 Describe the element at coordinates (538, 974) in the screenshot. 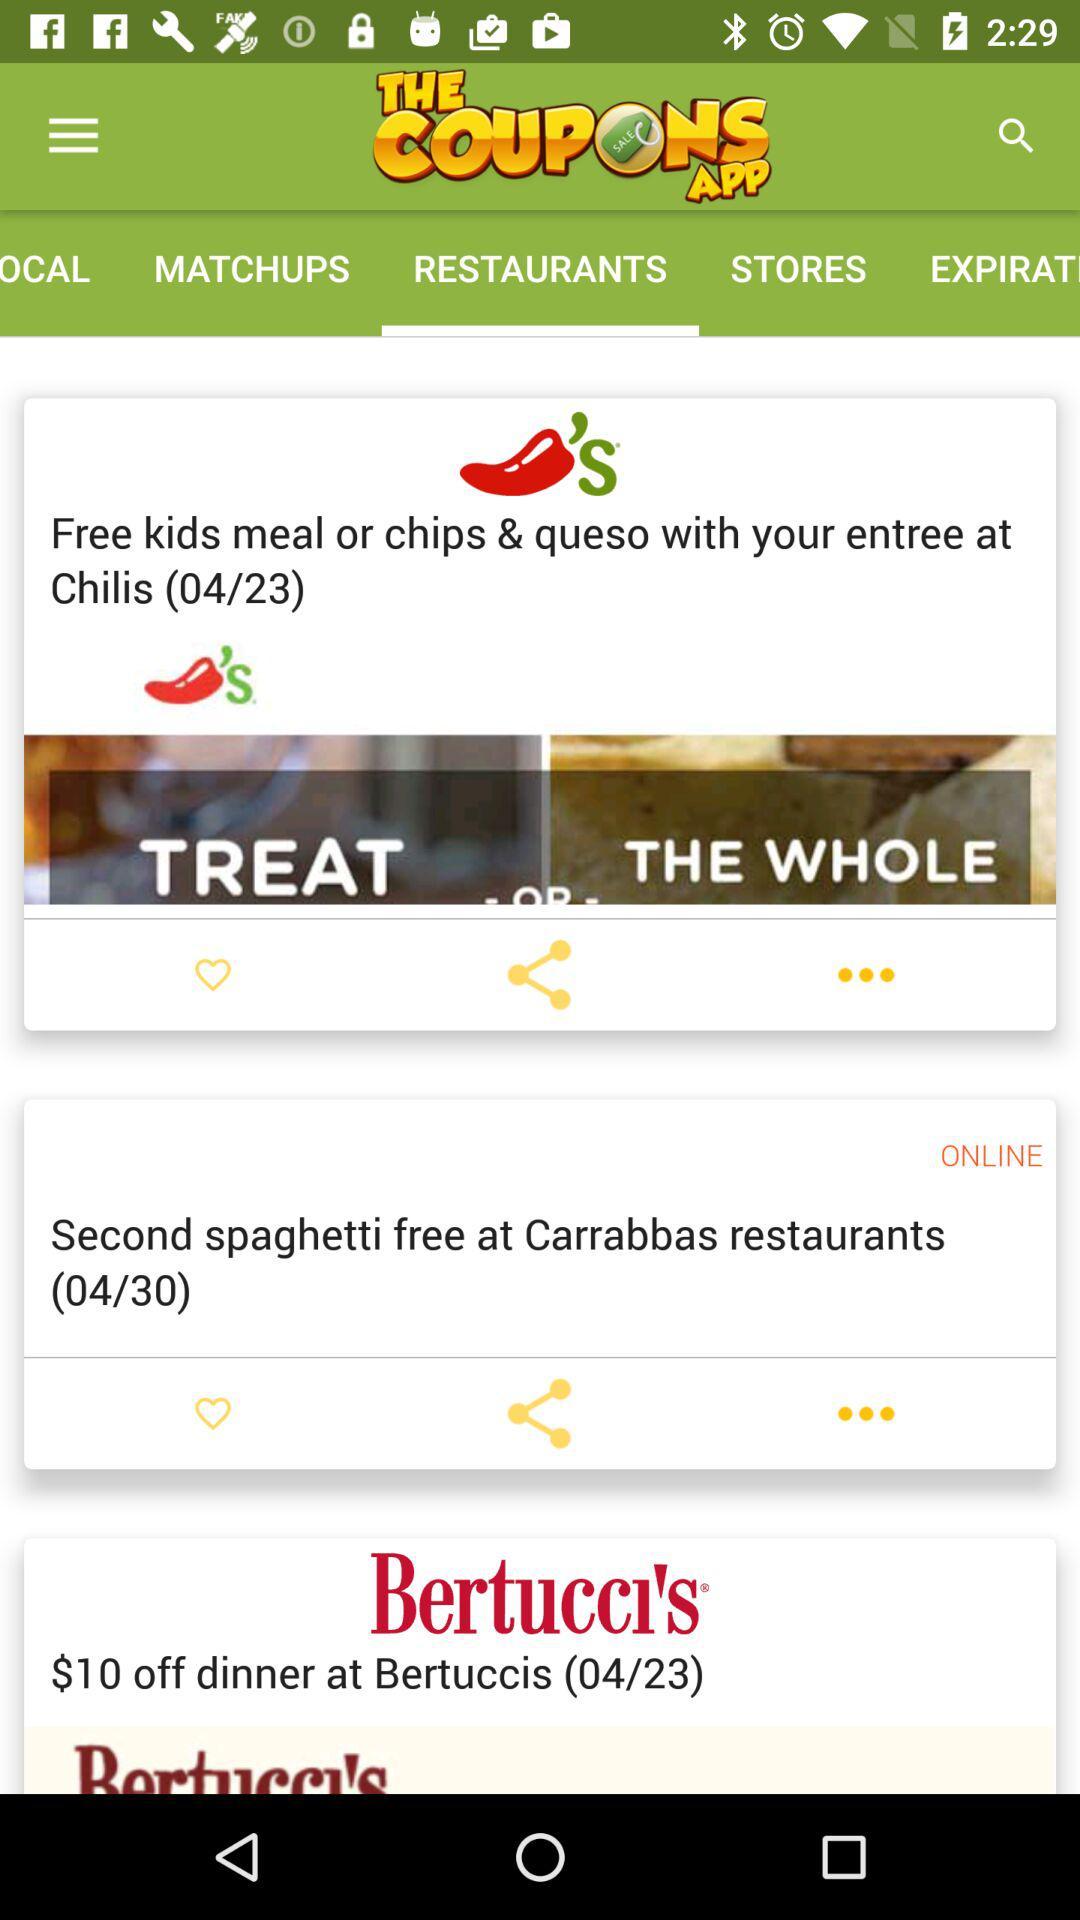

I see `share the article to others` at that location.